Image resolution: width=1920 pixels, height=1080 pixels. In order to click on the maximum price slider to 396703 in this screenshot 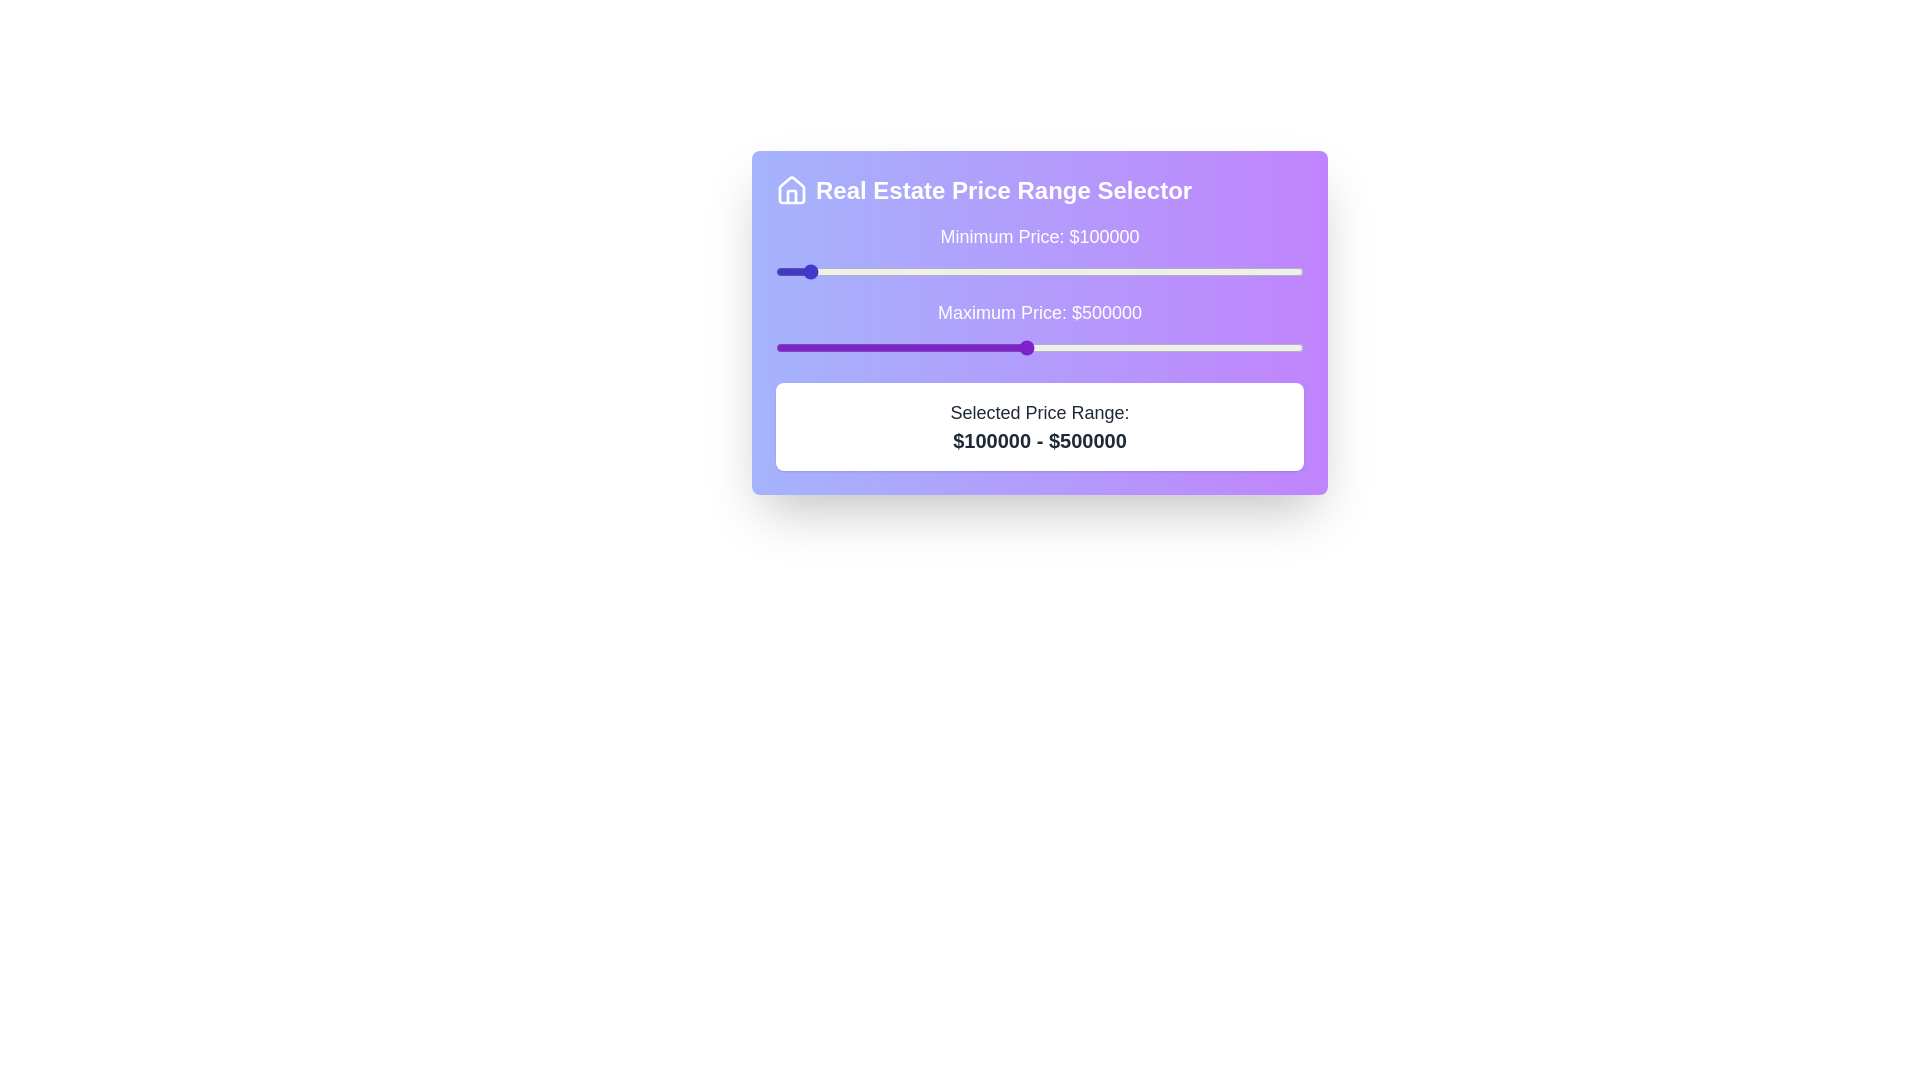, I will do `click(968, 346)`.